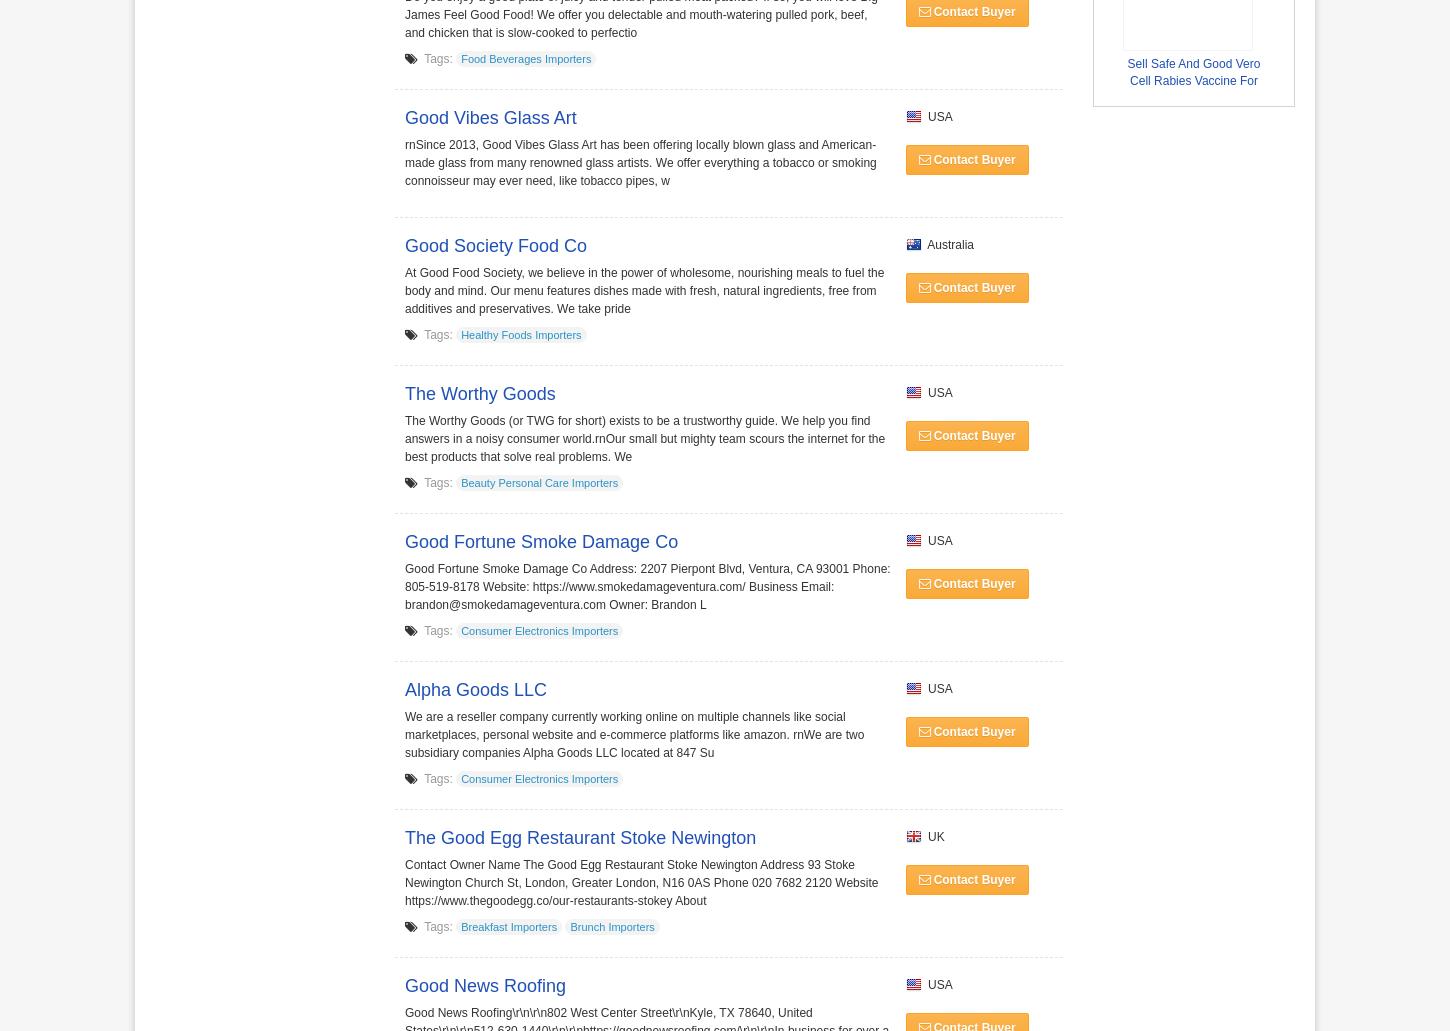 The width and height of the screenshot is (1450, 1031). Describe the element at coordinates (640, 883) in the screenshot. I see `'Contact
Owner Name
The Good Egg Restaurant Stoke Newington
Address
93 Stoke Newington Church St, London, Greater London, N16 0AS
Phone
020 7682 2120
Website
https://www.thegoodegg.co/our-restaurants-stokey
About'` at that location.